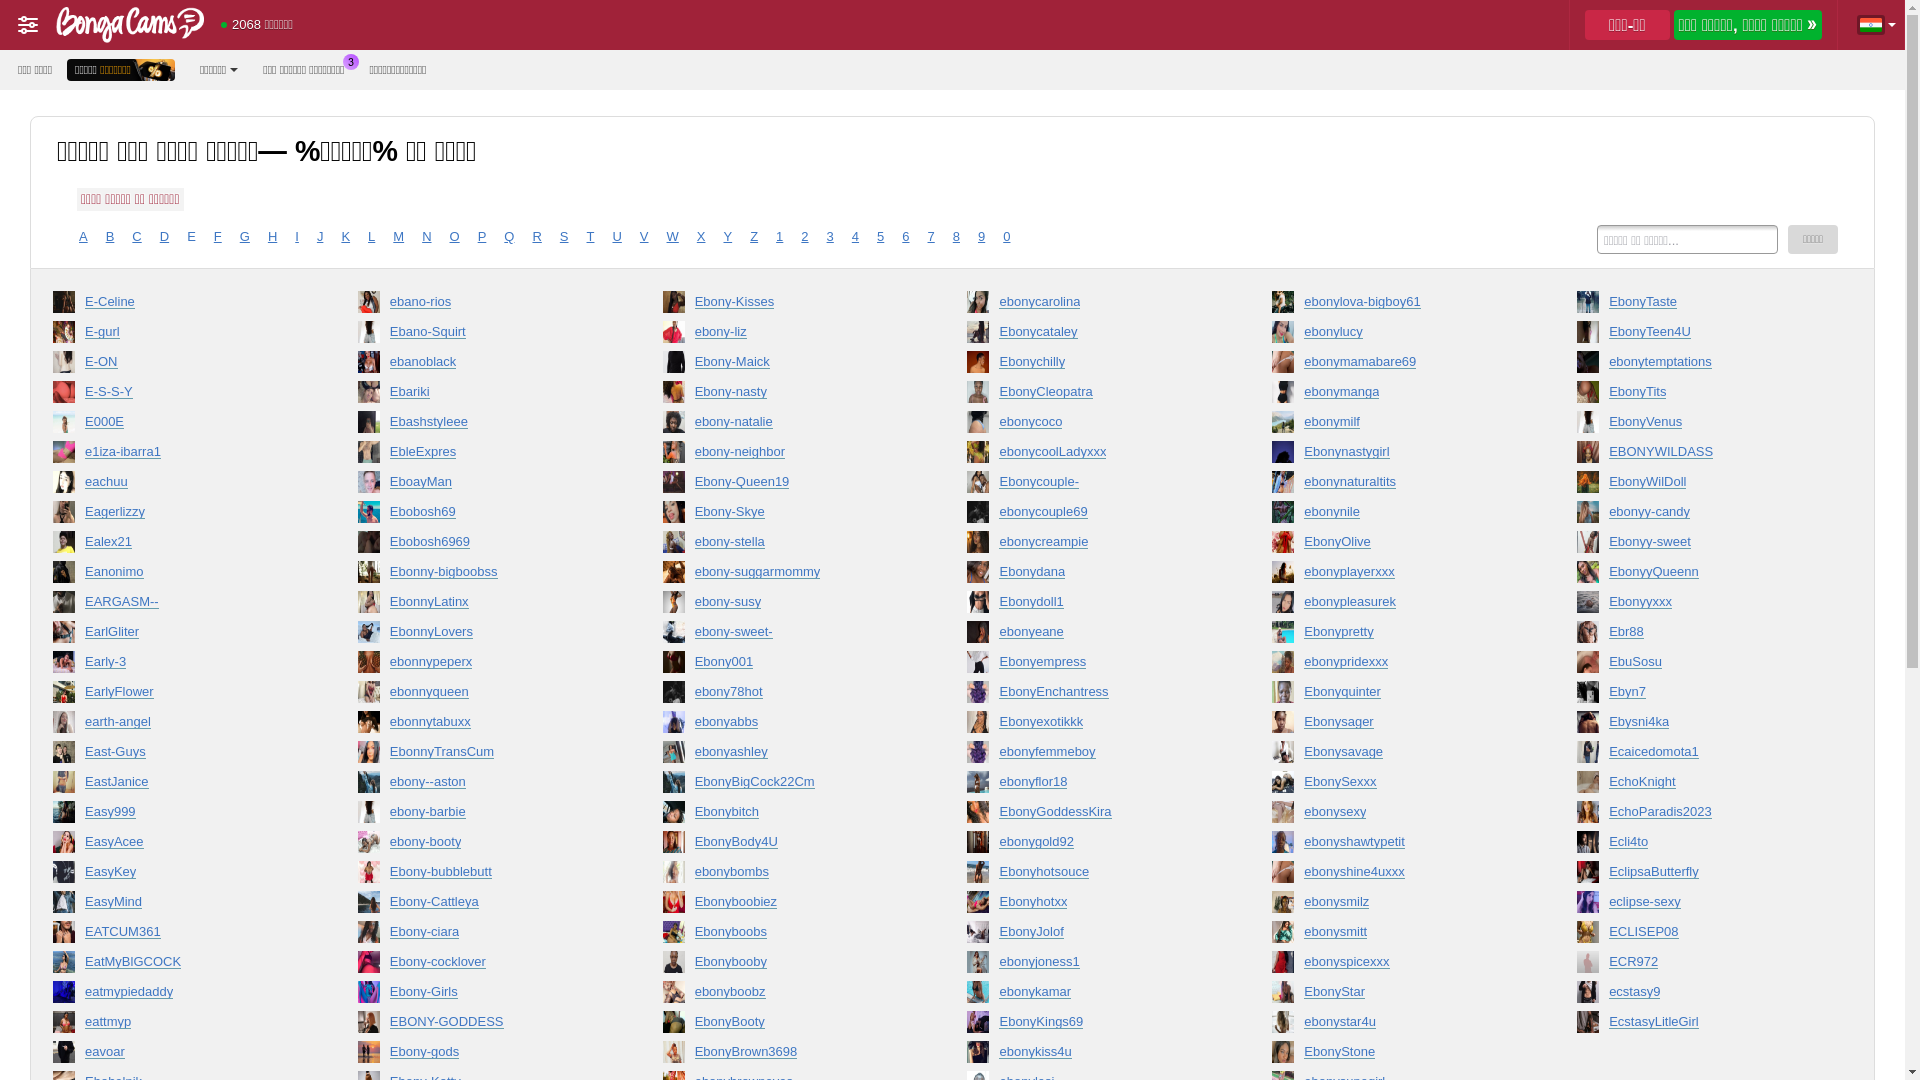 The image size is (1920, 1080). Describe the element at coordinates (1089, 1055) in the screenshot. I see `'ebonykiss4u'` at that location.